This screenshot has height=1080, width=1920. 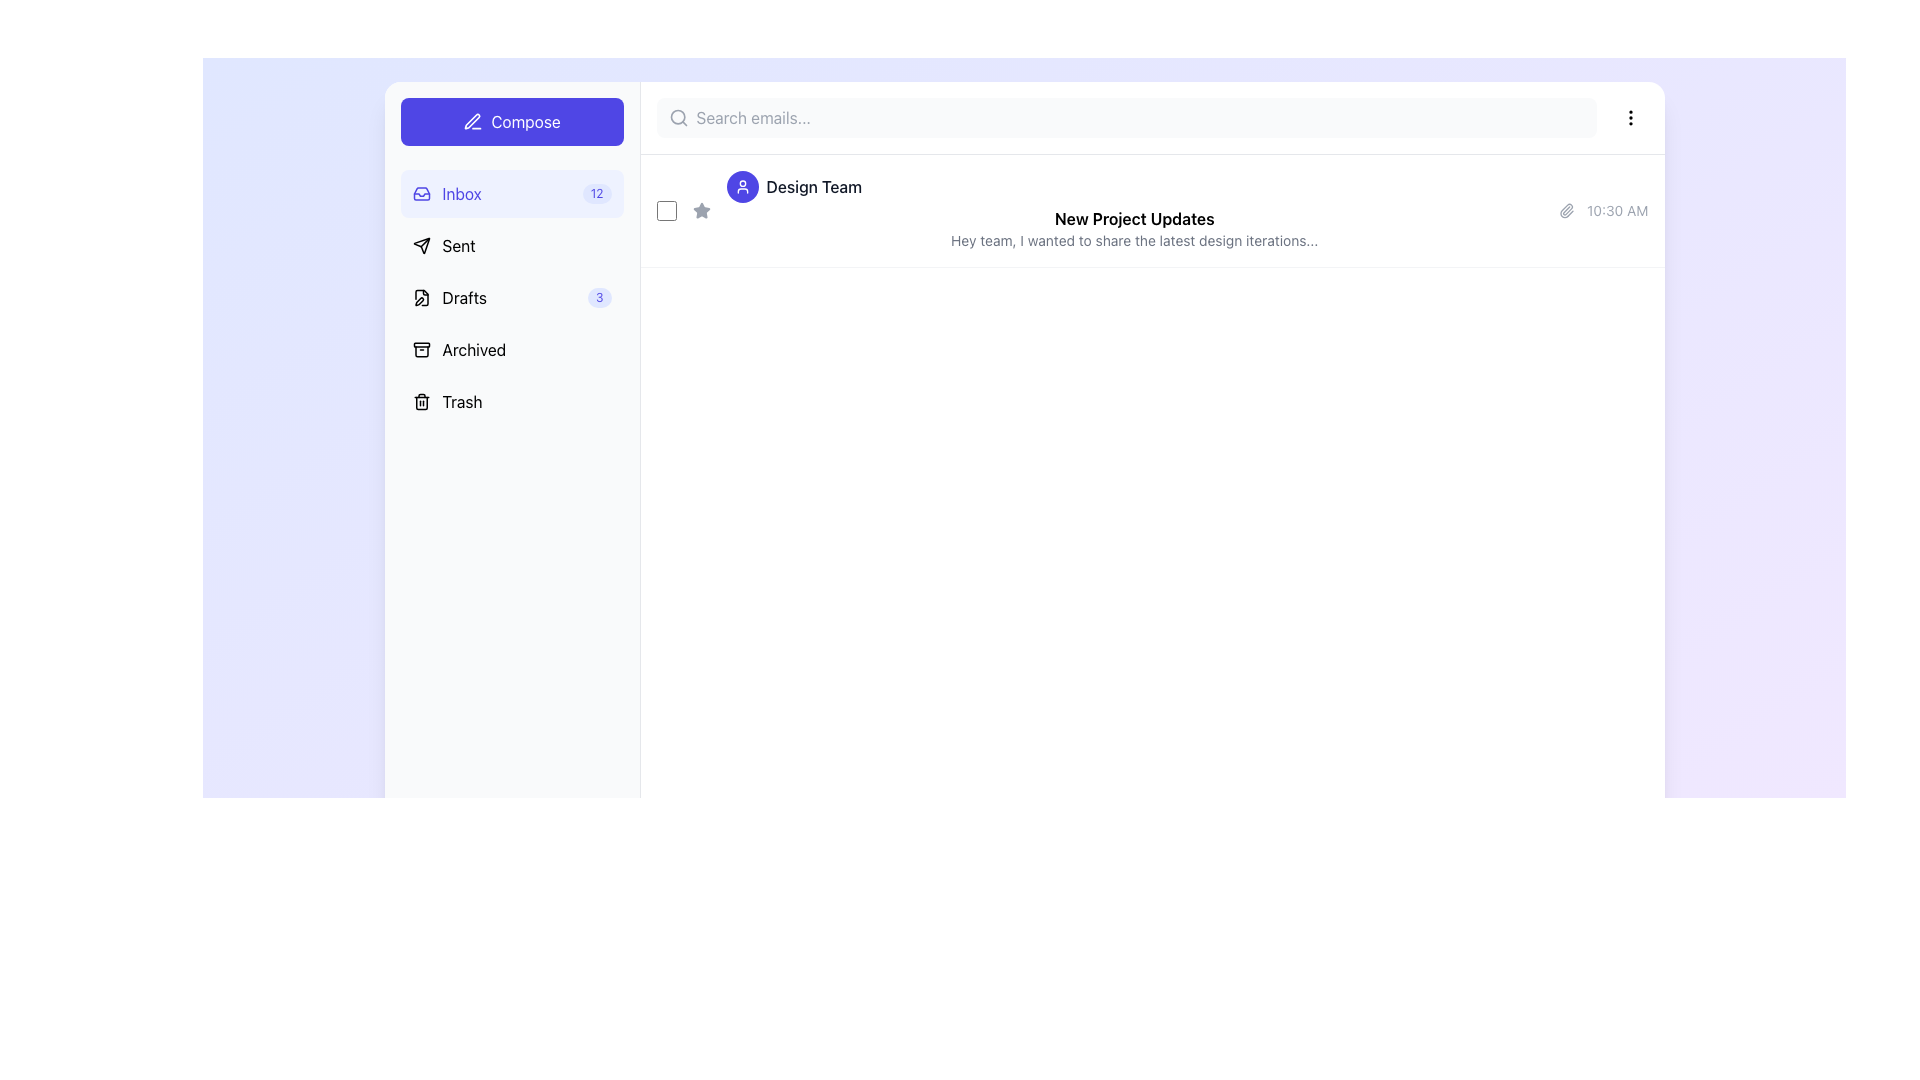 What do you see at coordinates (512, 297) in the screenshot?
I see `the Navigation menu item located` at bounding box center [512, 297].